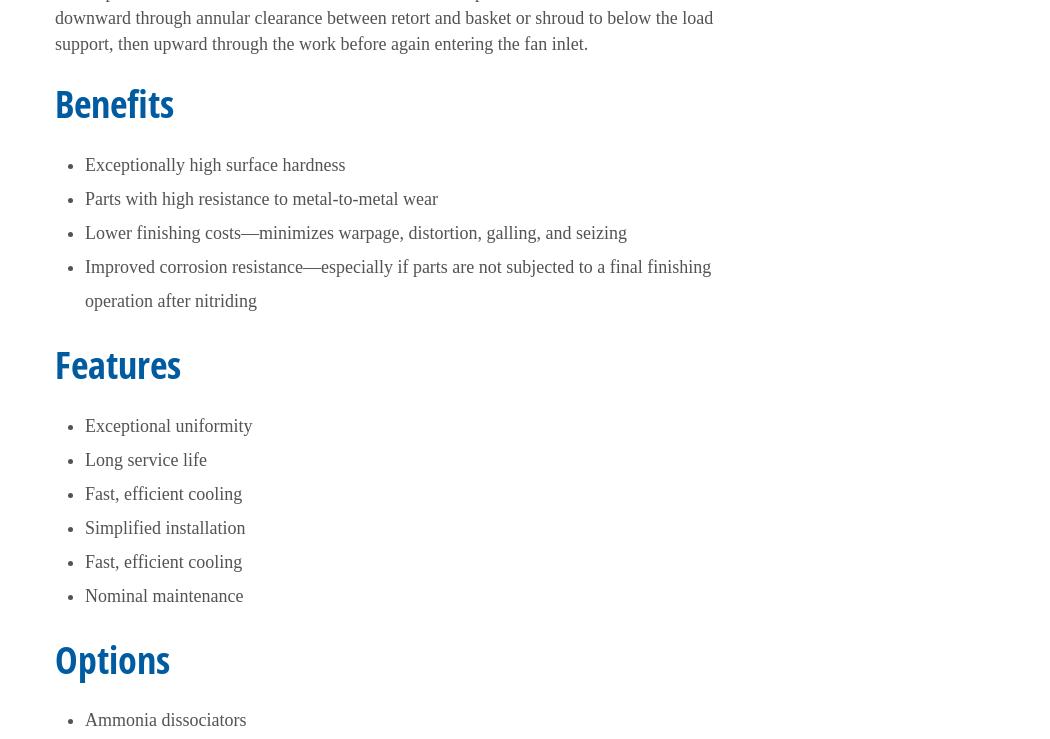 This screenshot has height=739, width=1050. What do you see at coordinates (117, 361) in the screenshot?
I see `'Features'` at bounding box center [117, 361].